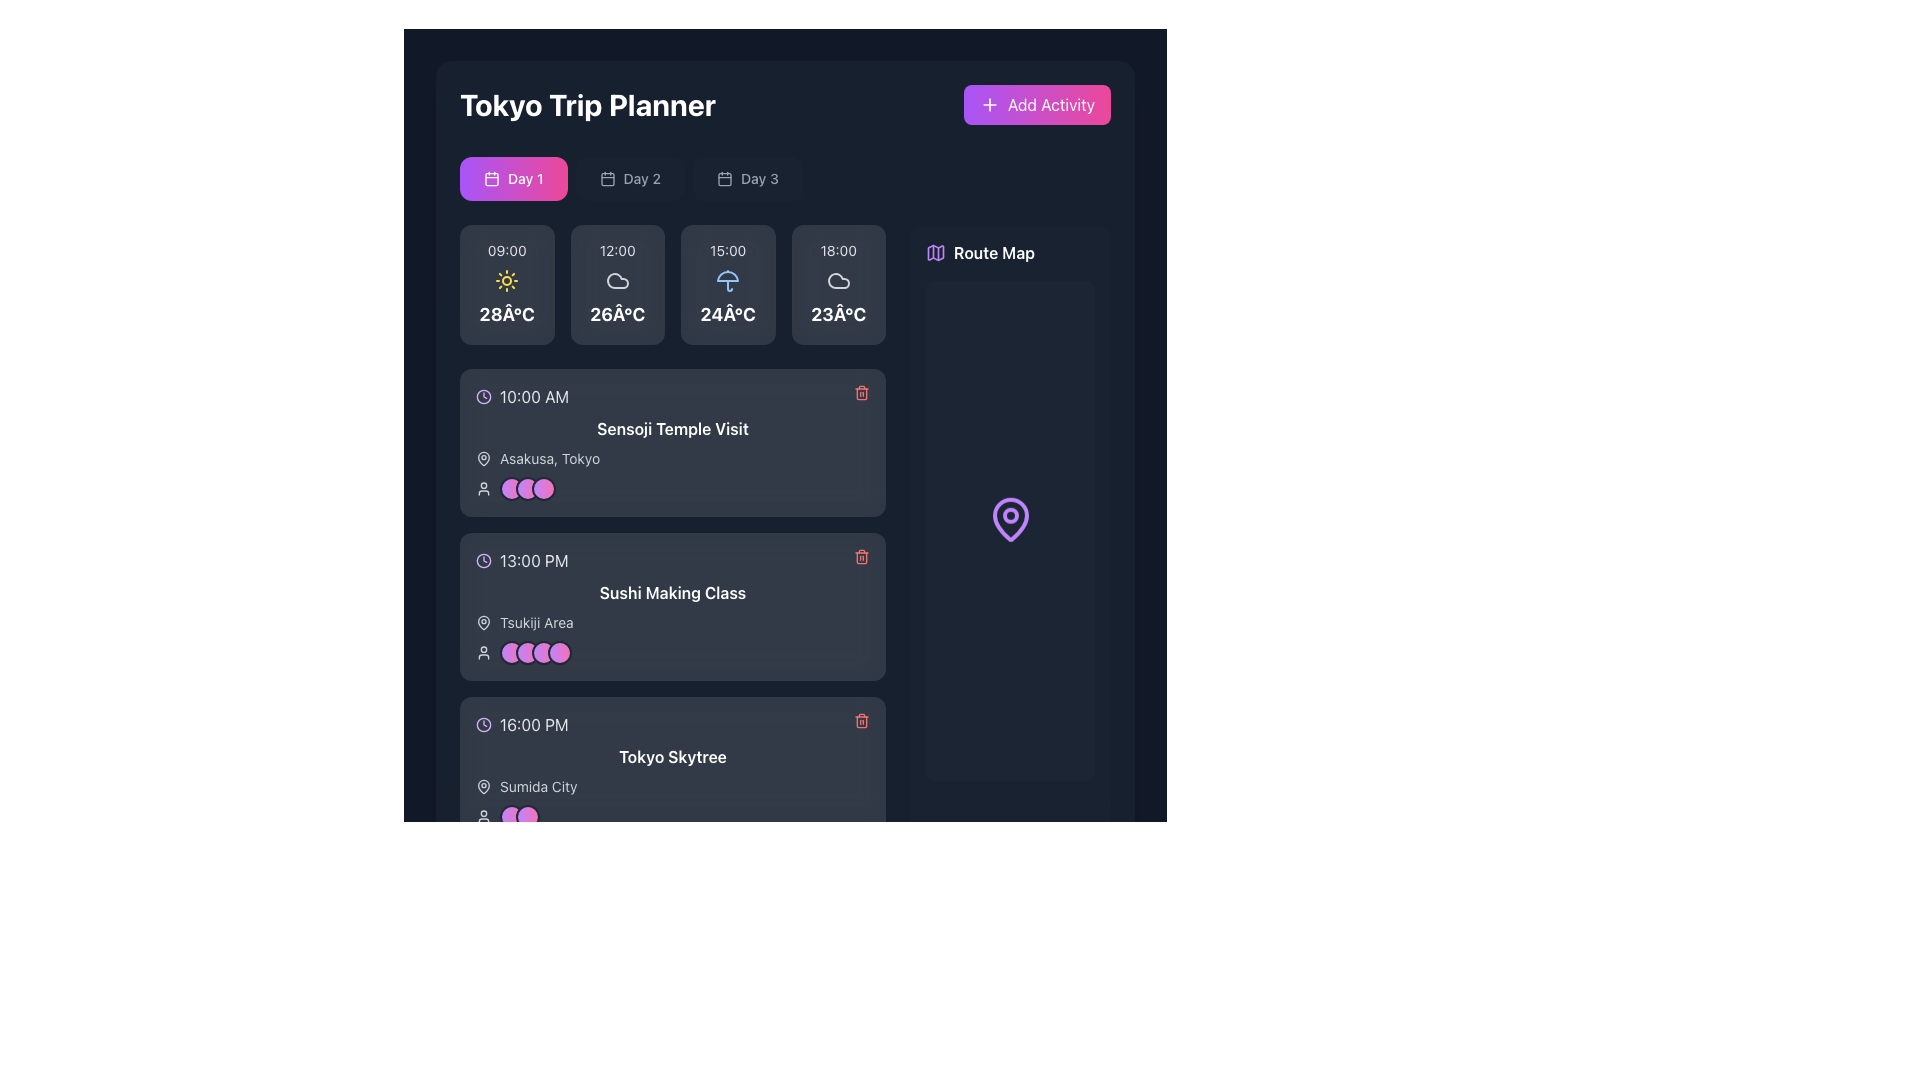  I want to click on the button labeled 'Route Map' with a purple map icon on the left, so click(980, 252).